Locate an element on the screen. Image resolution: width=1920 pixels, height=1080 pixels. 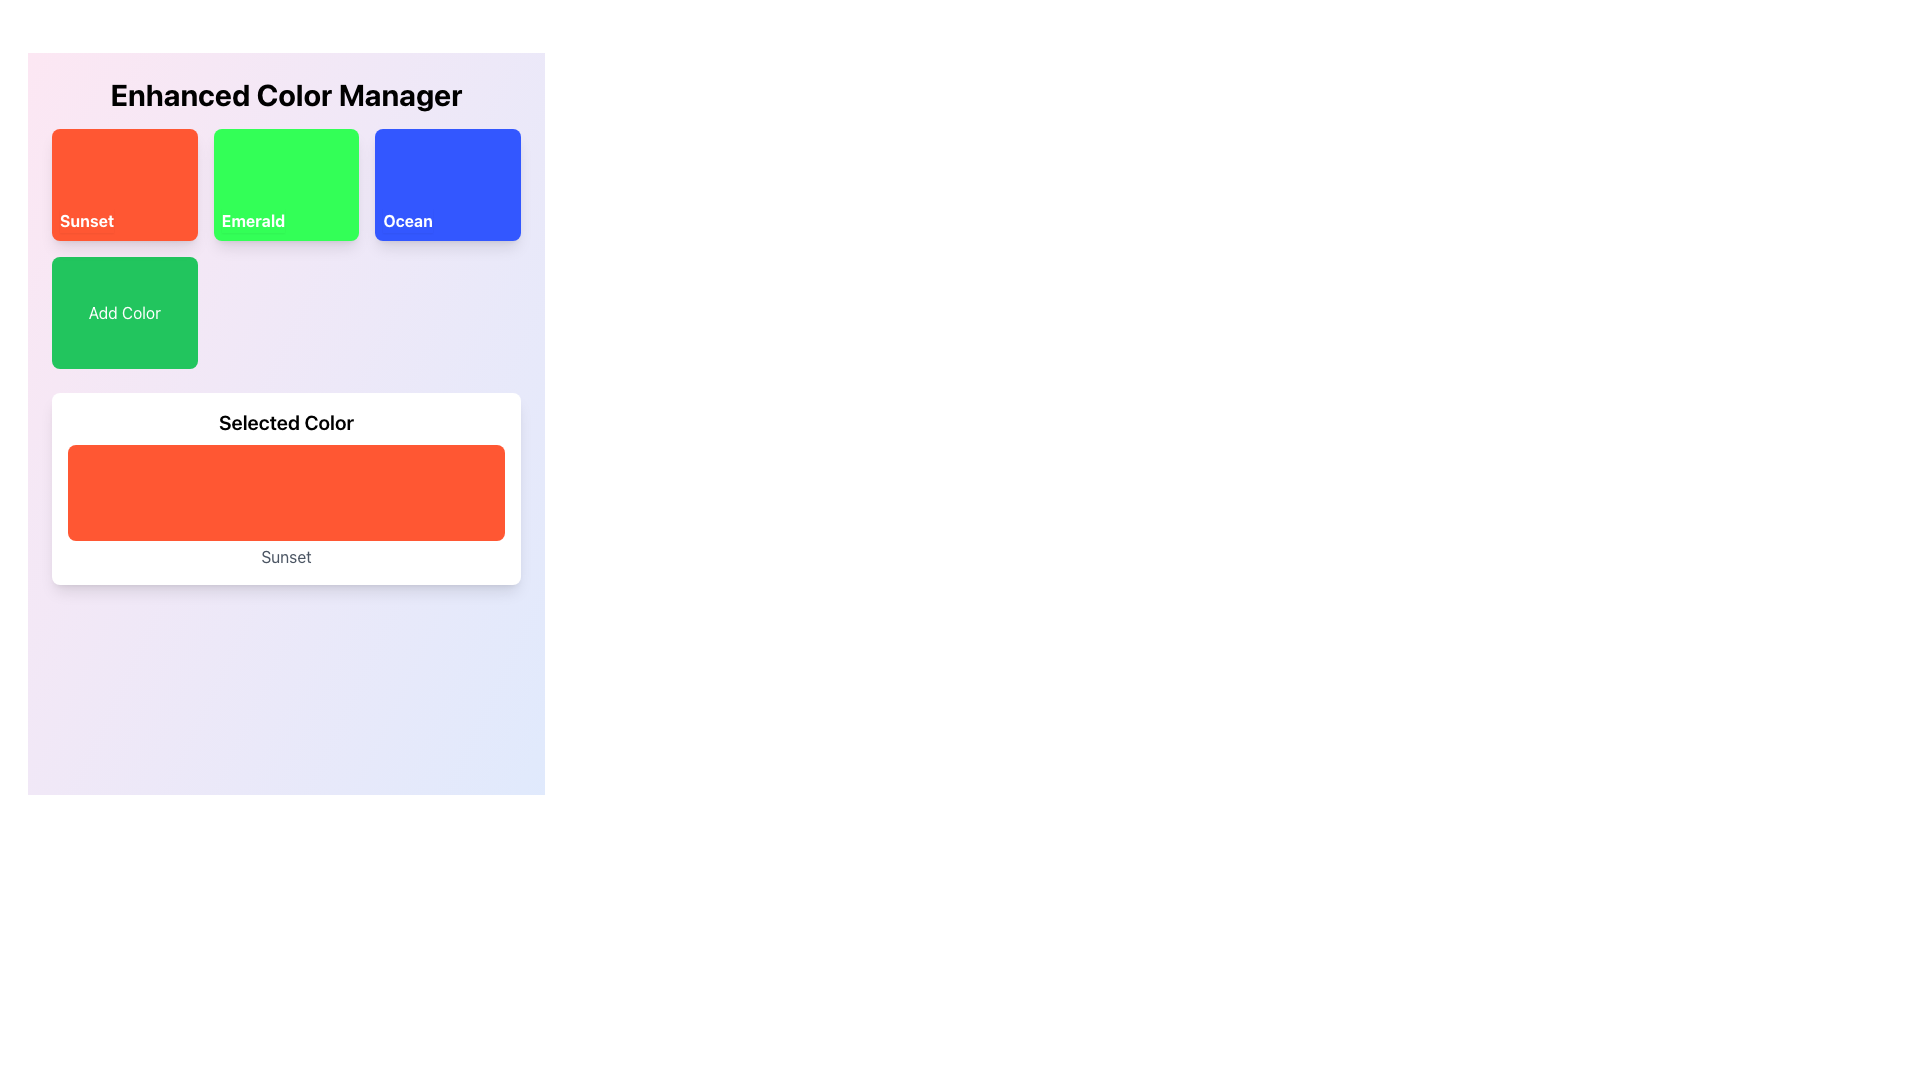
the 'Ocean' color button located in the top-right corner of the color selection grid is located at coordinates (447, 185).